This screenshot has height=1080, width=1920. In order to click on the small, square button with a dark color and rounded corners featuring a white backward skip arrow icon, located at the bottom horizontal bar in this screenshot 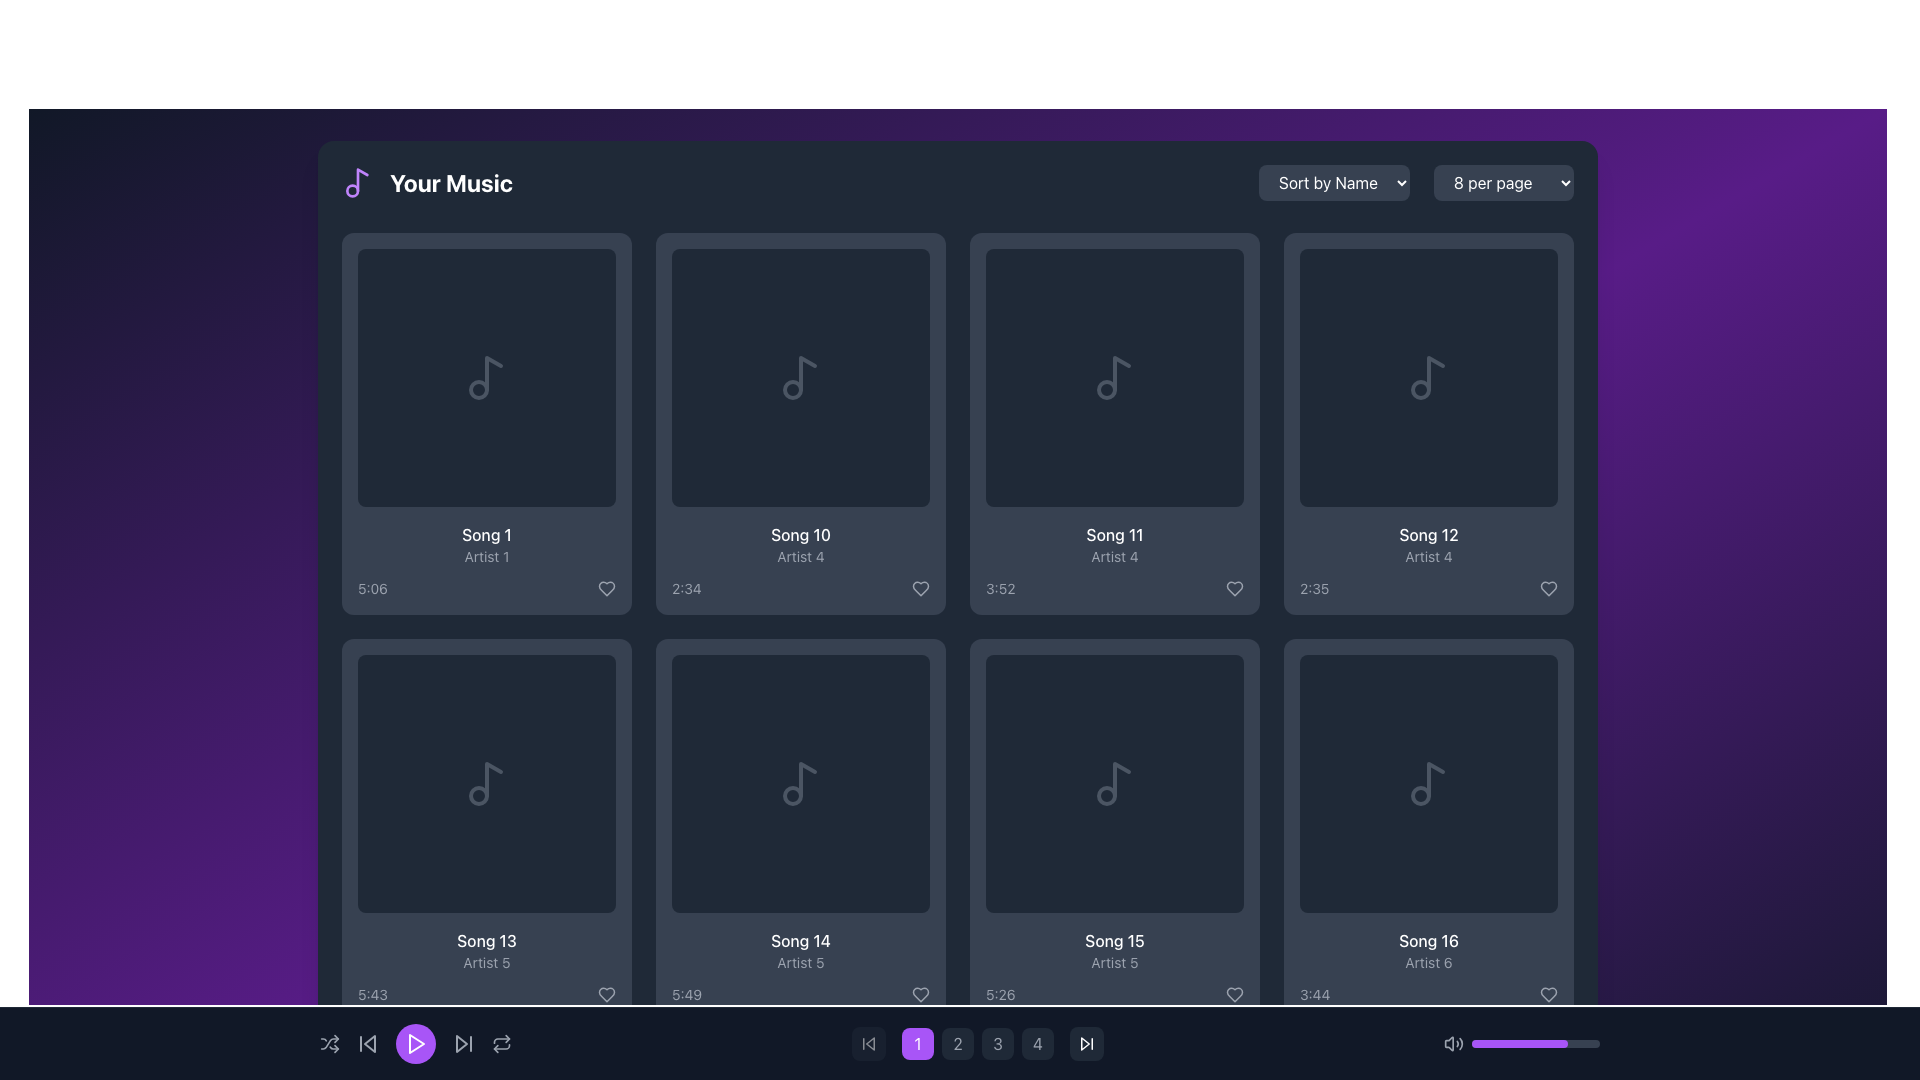, I will do `click(868, 1043)`.